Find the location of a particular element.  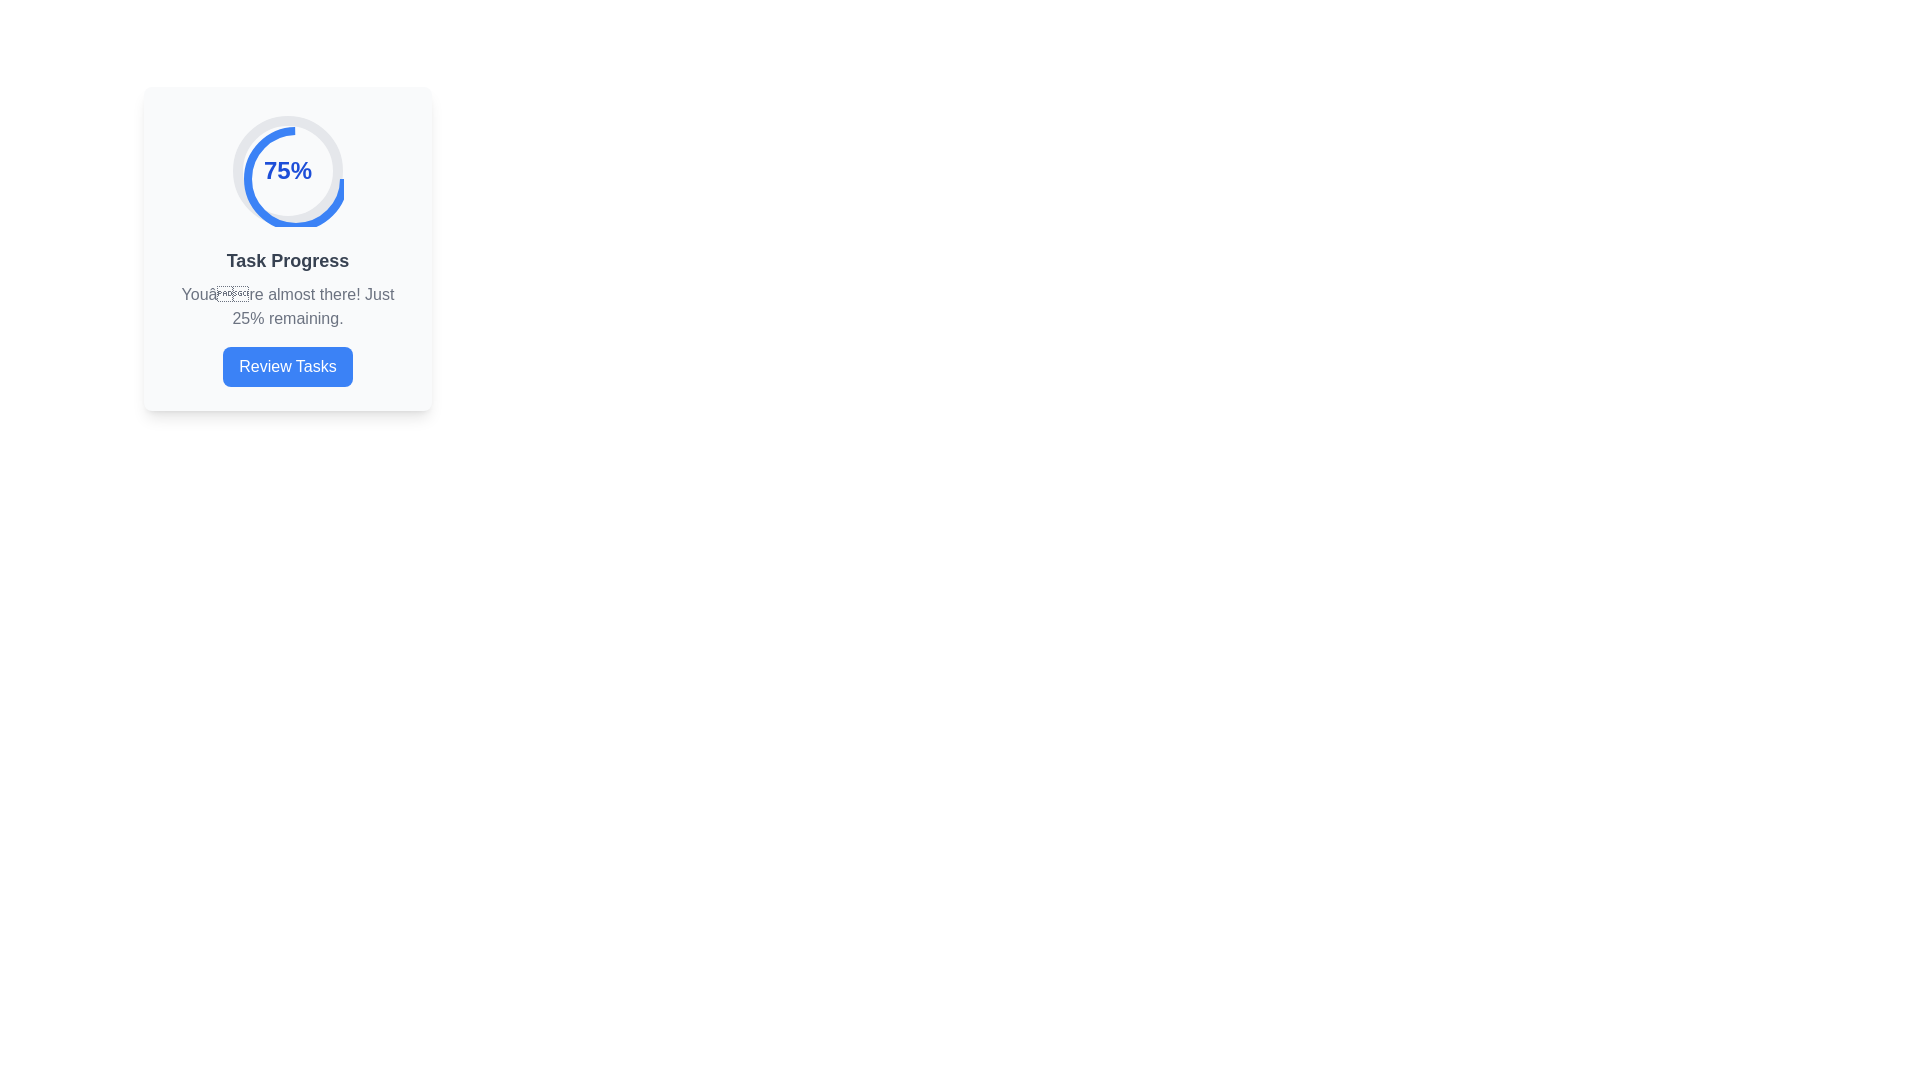

task progress update displayed in the text component that shows 'Task Progress' and 'You’re almost there! Just 25% remaining.' is located at coordinates (287, 289).